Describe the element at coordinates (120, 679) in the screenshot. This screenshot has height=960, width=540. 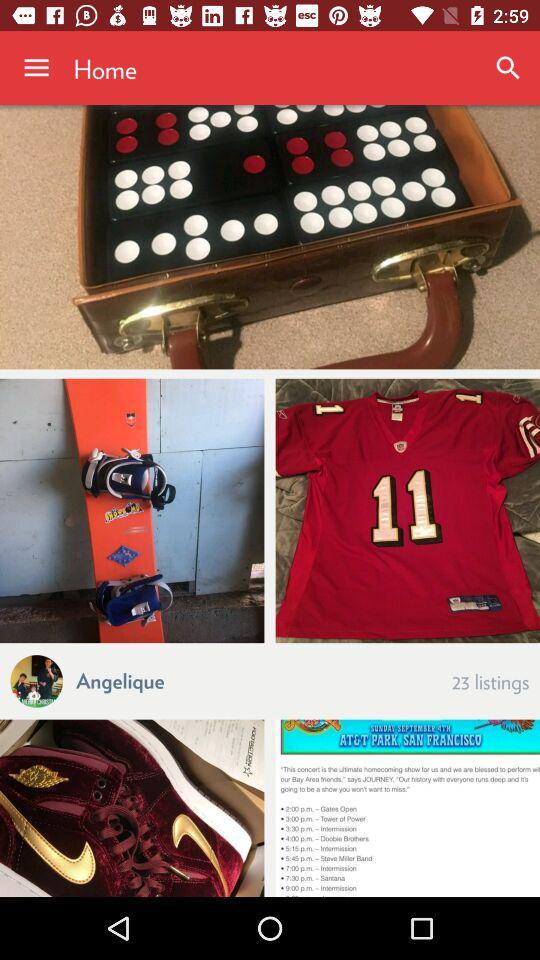
I see `the icon to the right of the a` at that location.